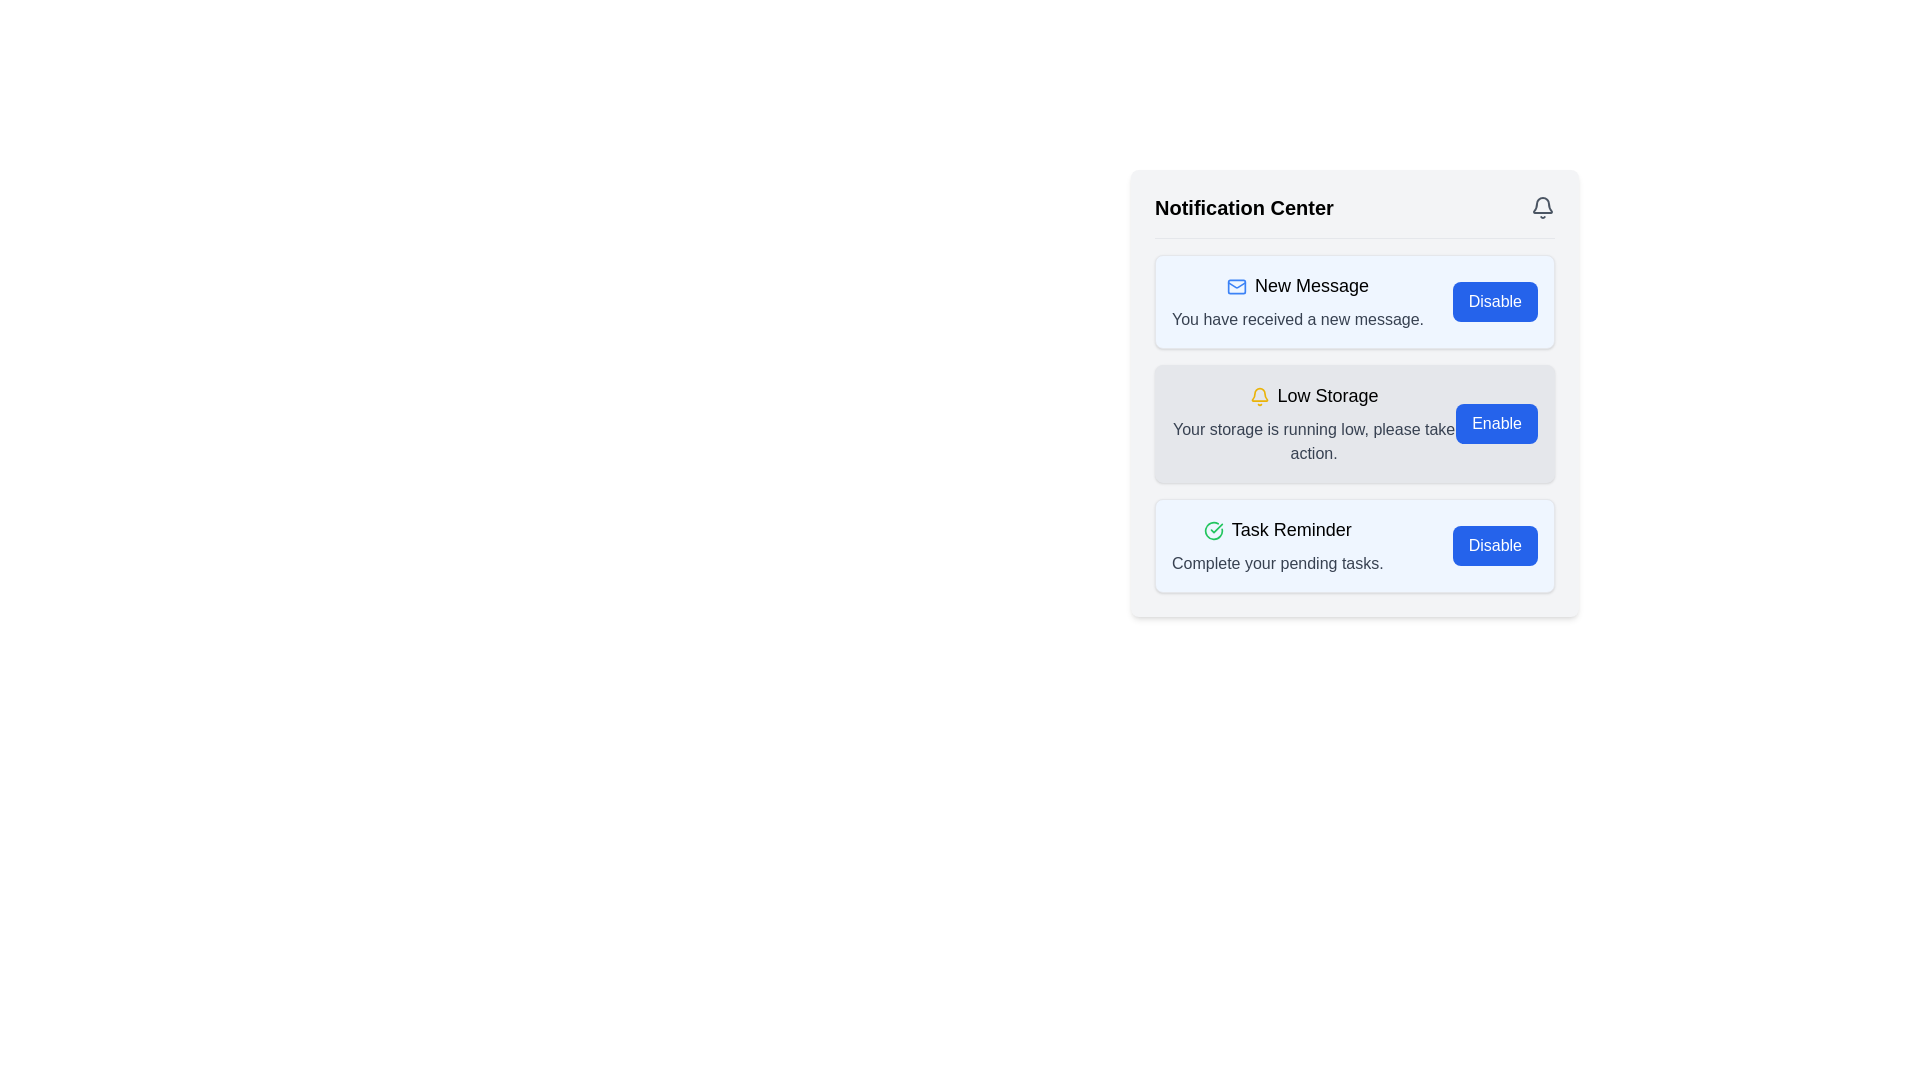 This screenshot has width=1920, height=1080. I want to click on the notification bell icon located in the upper-right corner of the notification center panel, so click(1541, 205).